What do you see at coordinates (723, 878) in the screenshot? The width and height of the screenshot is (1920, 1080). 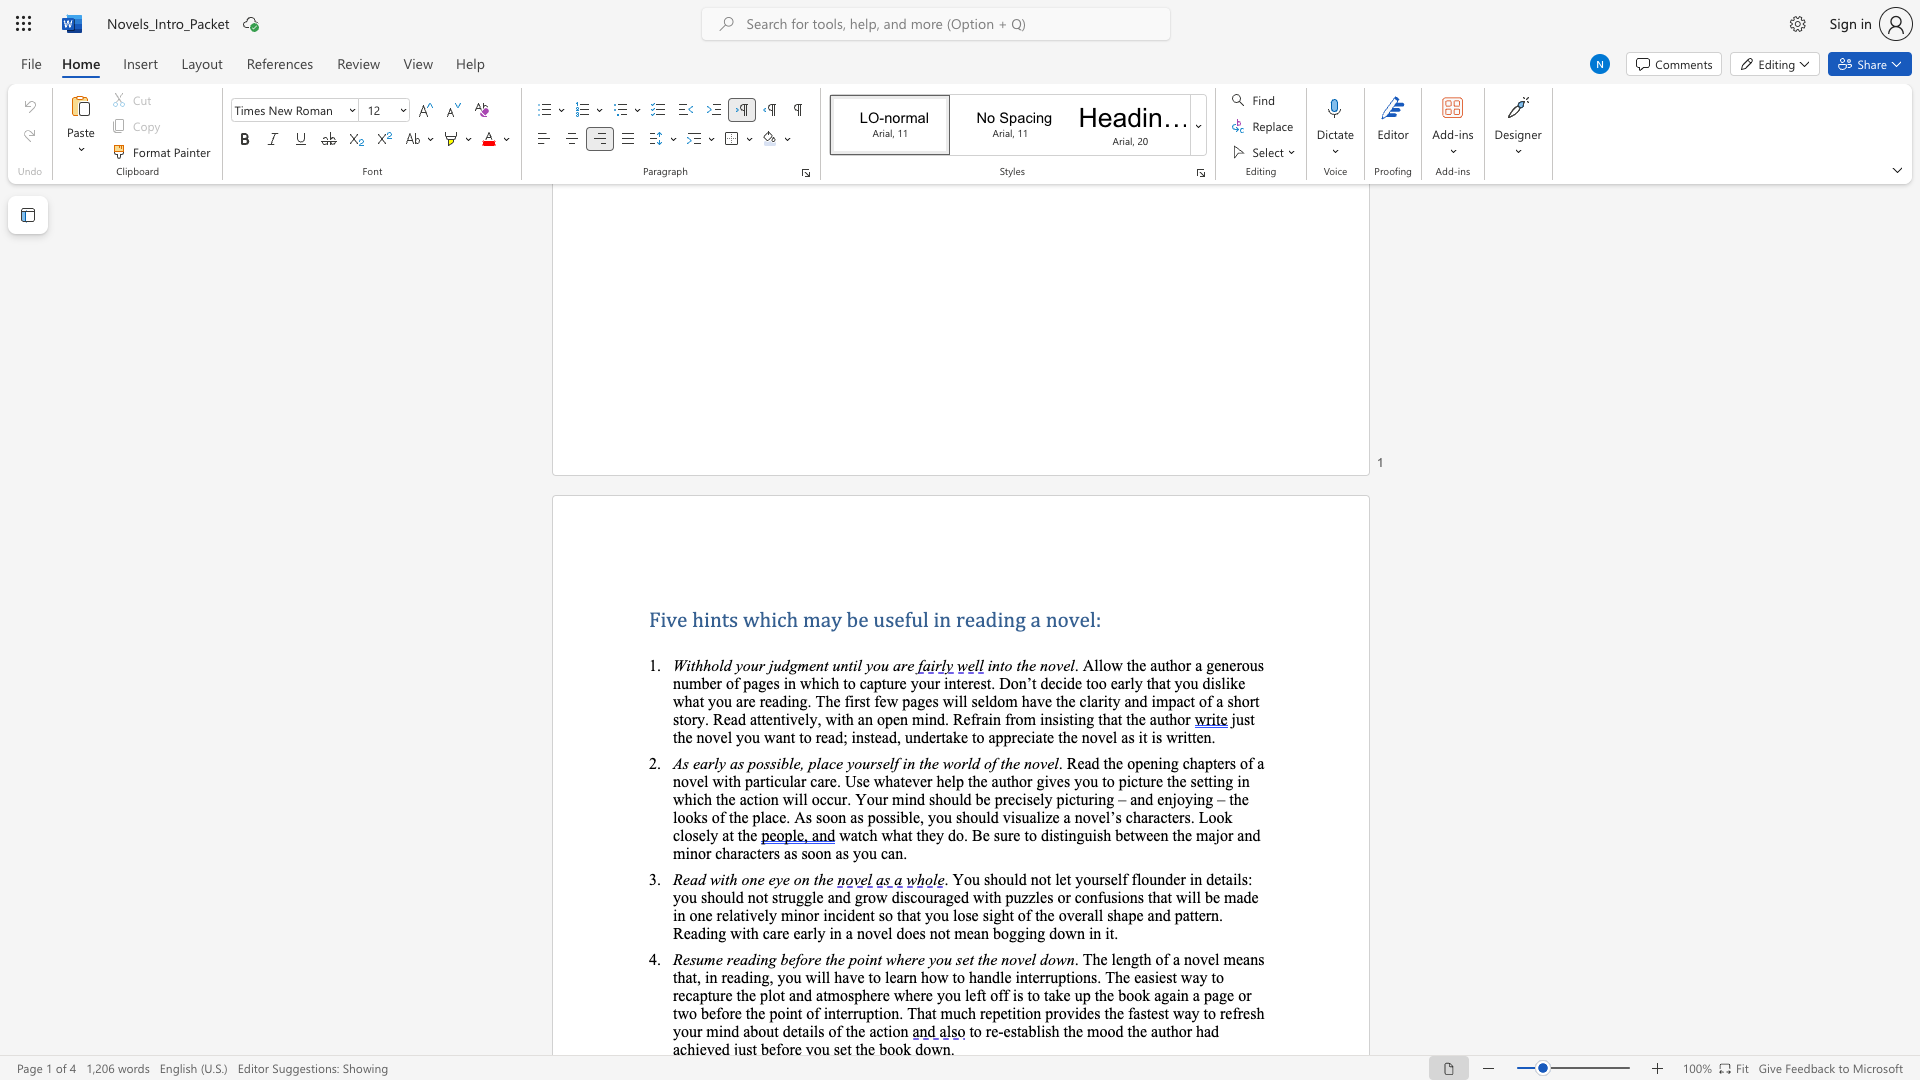 I see `the subset text "th one eye on t" within the text "Read with one eye on the"` at bounding box center [723, 878].